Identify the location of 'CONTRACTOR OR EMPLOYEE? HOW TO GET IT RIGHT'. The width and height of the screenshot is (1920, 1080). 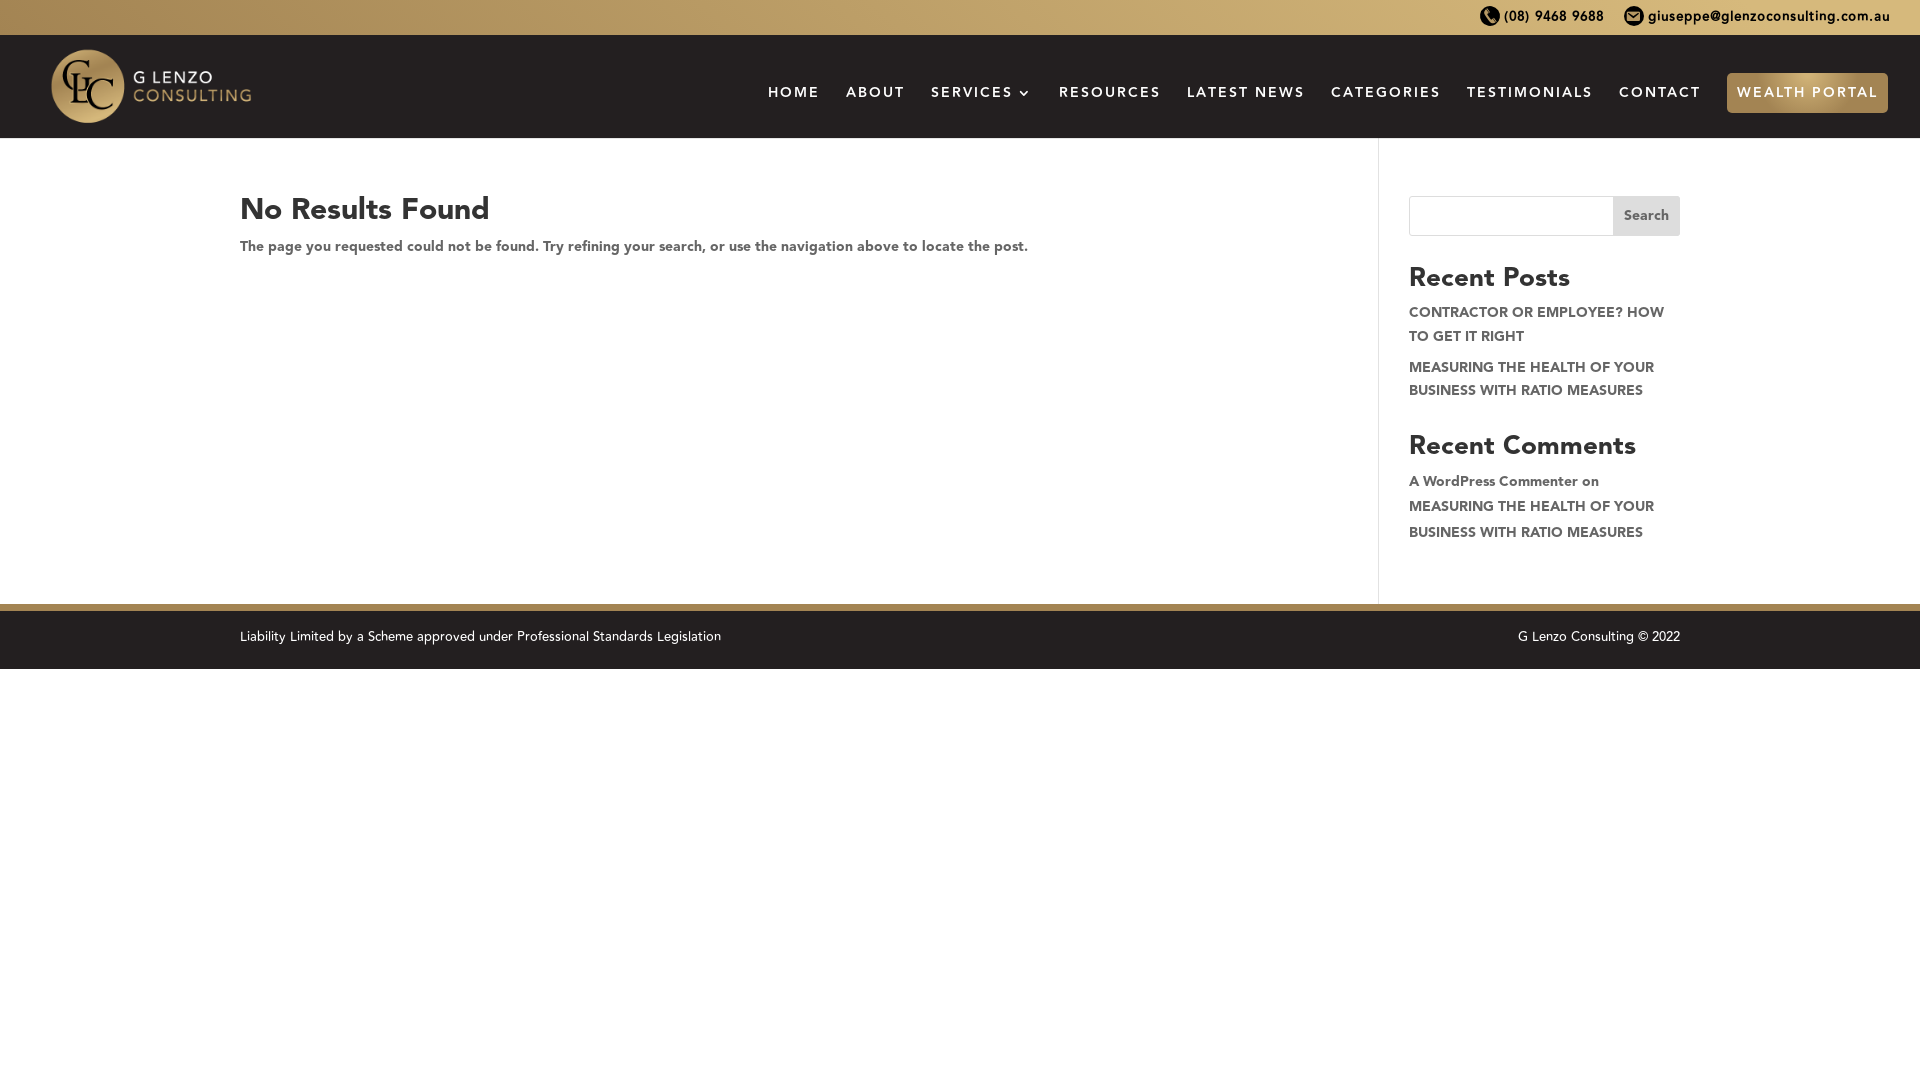
(1535, 323).